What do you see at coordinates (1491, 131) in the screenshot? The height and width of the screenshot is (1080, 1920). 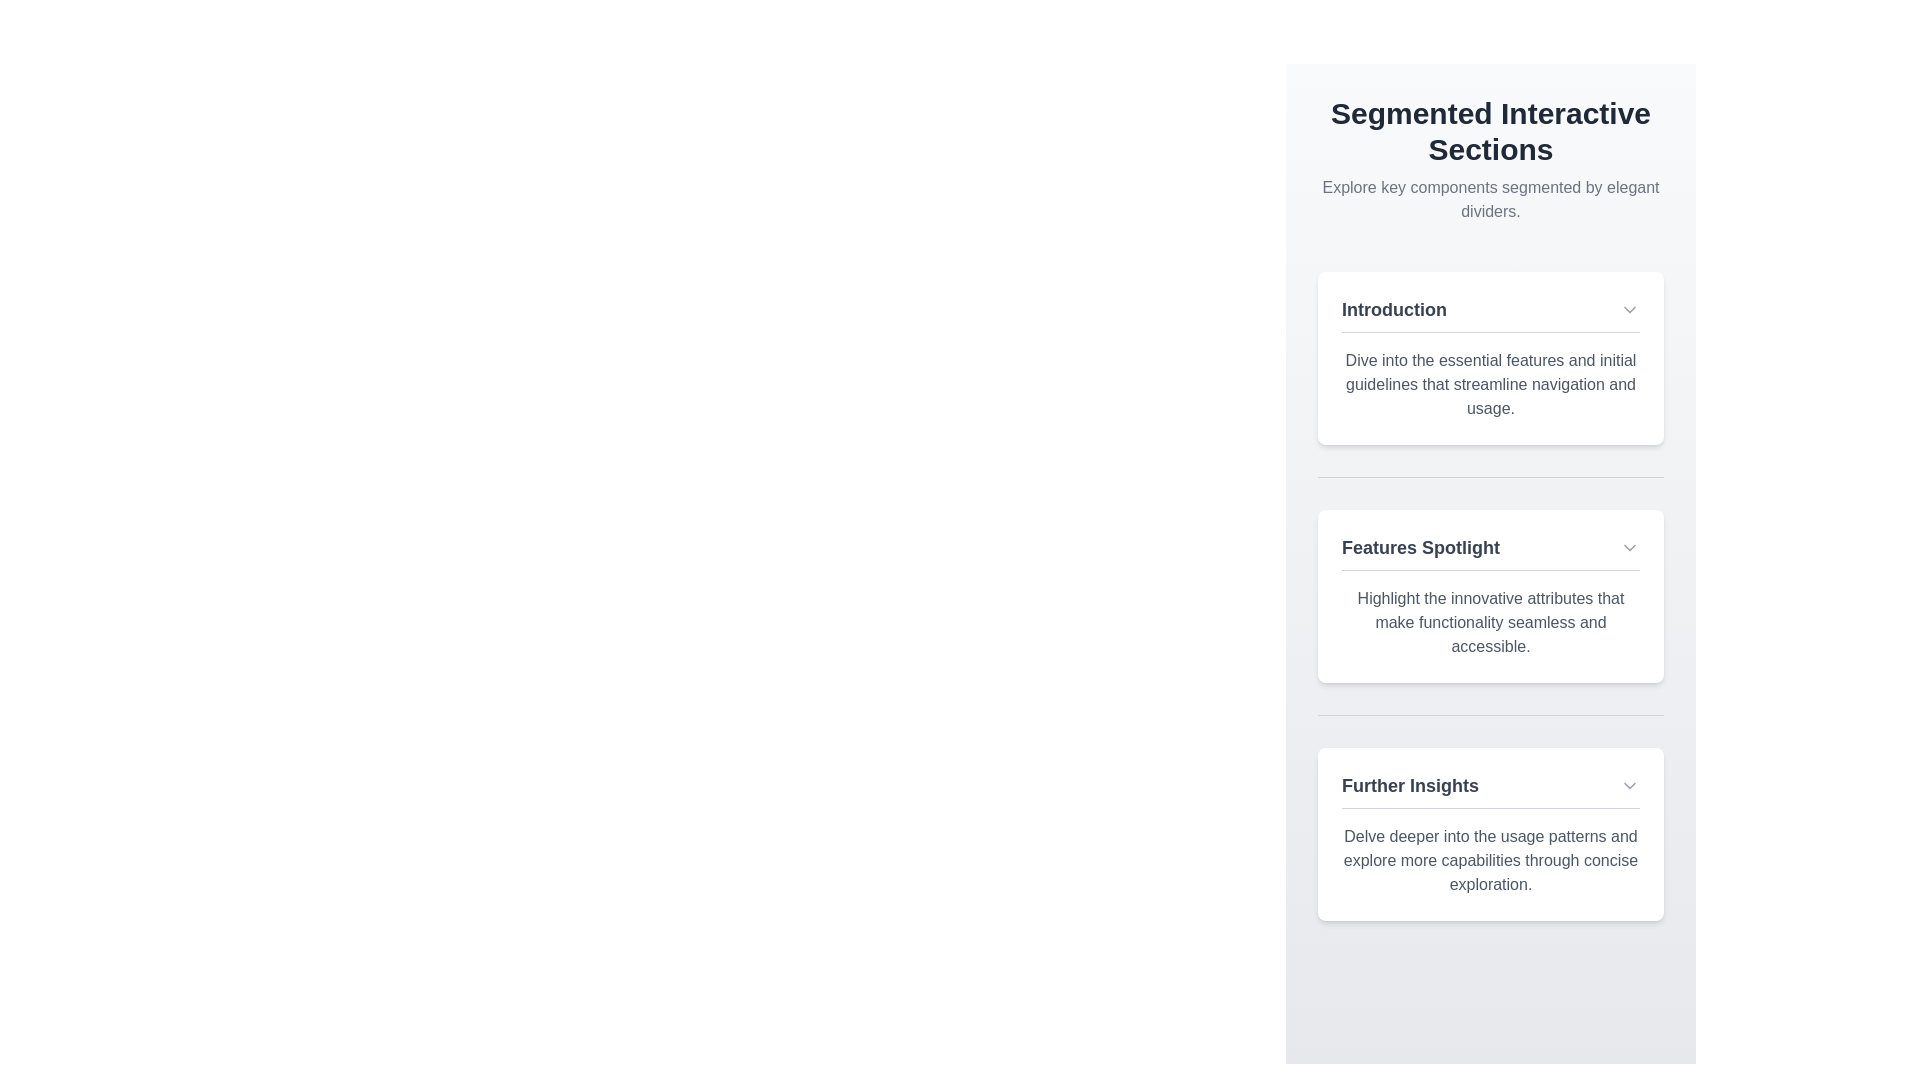 I see `the Header element, which is the title for a section positioned at the top of a vertical layout, above a smaller descriptive subtitle` at bounding box center [1491, 131].